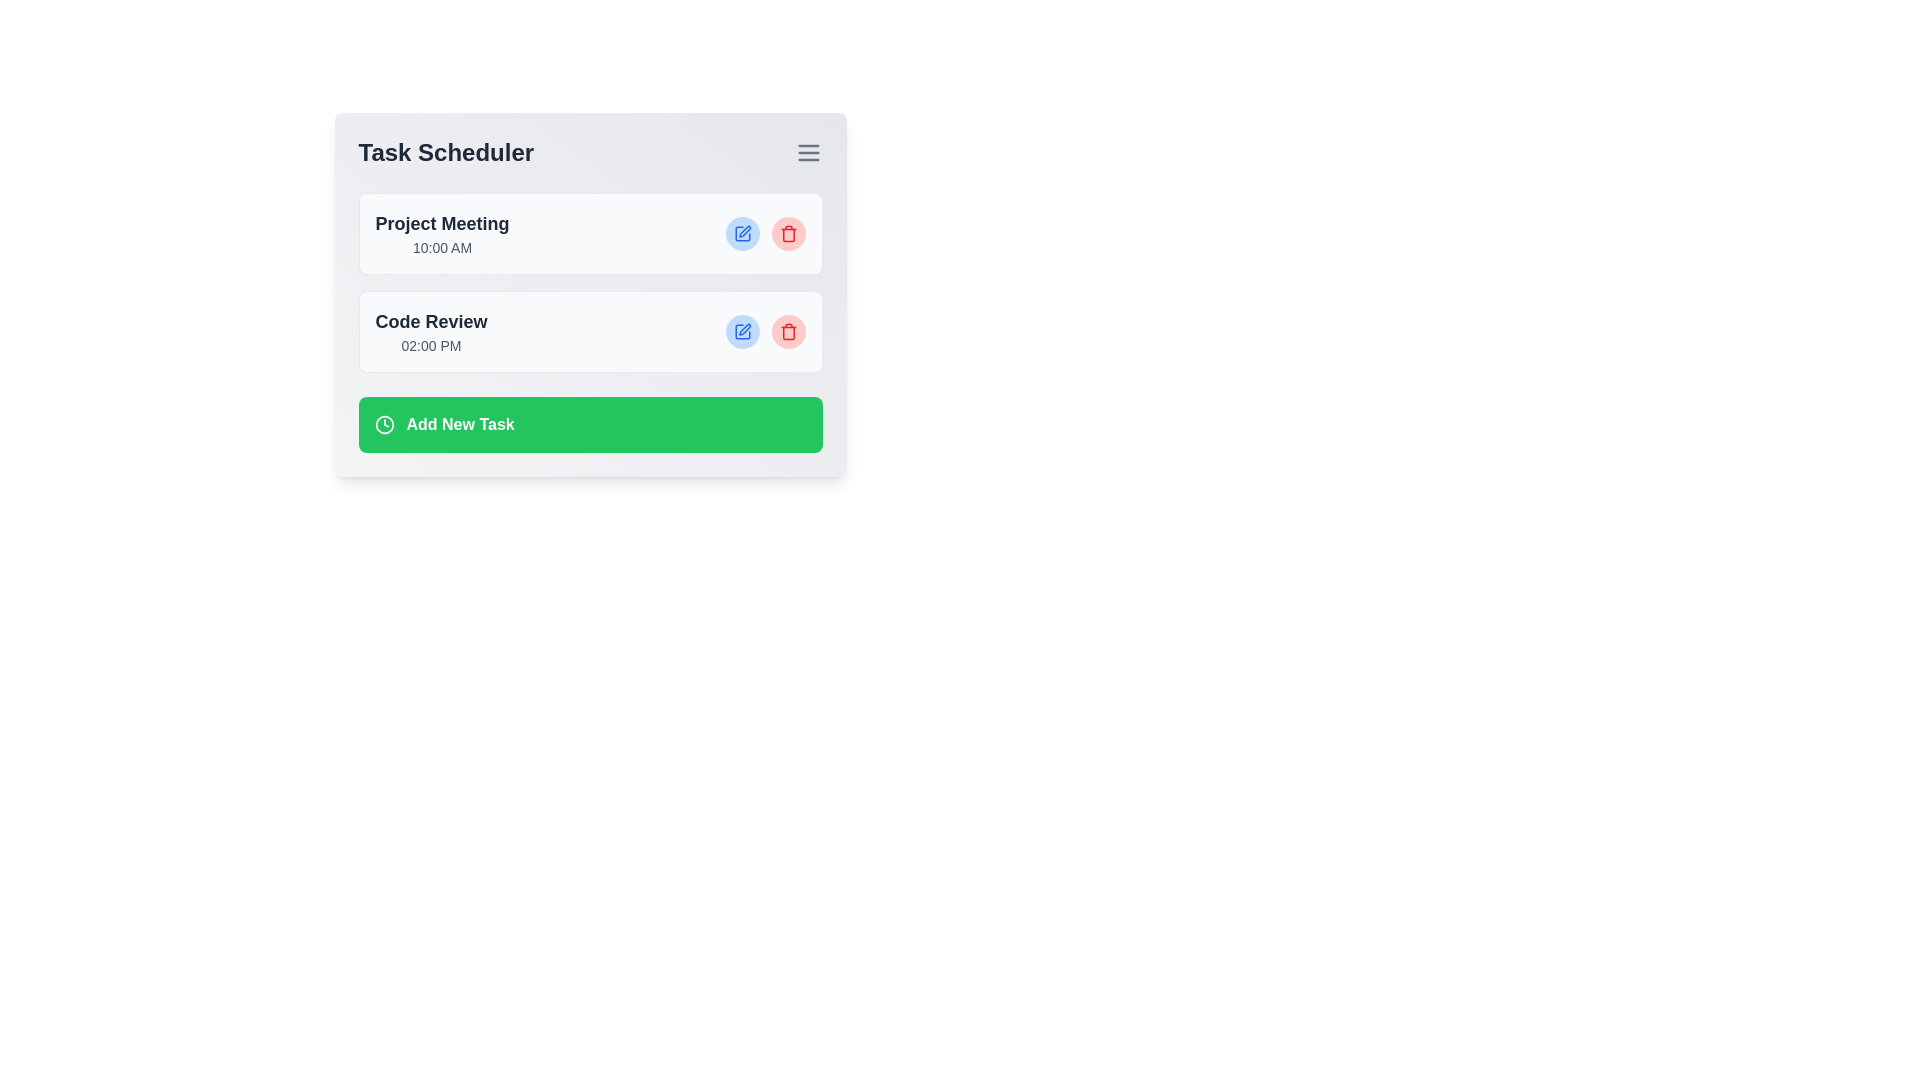 The height and width of the screenshot is (1080, 1920). I want to click on the static text label that serves as the title of a scheduled task, located above the text '02:00 PM' in the second task block of the 'Task Scheduler' section, so click(430, 320).